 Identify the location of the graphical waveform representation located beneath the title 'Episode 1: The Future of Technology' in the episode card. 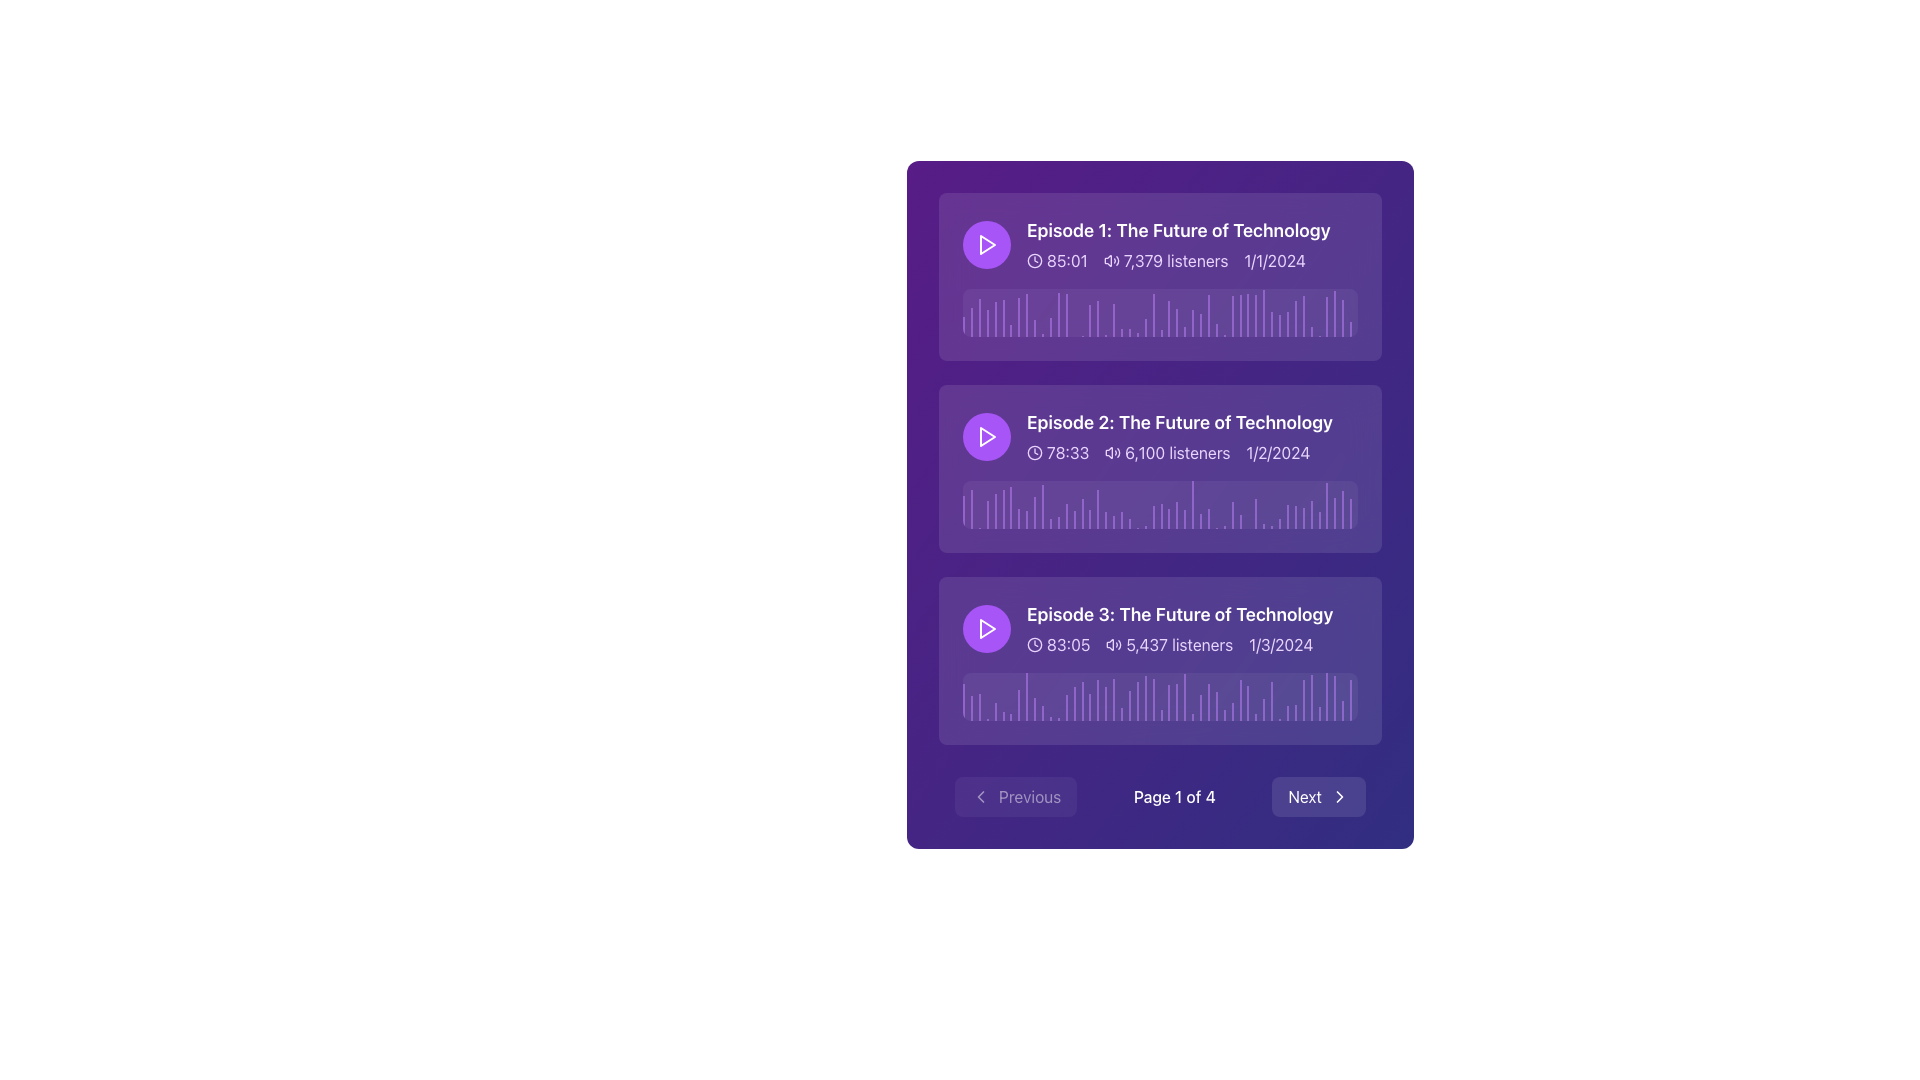
(1160, 312).